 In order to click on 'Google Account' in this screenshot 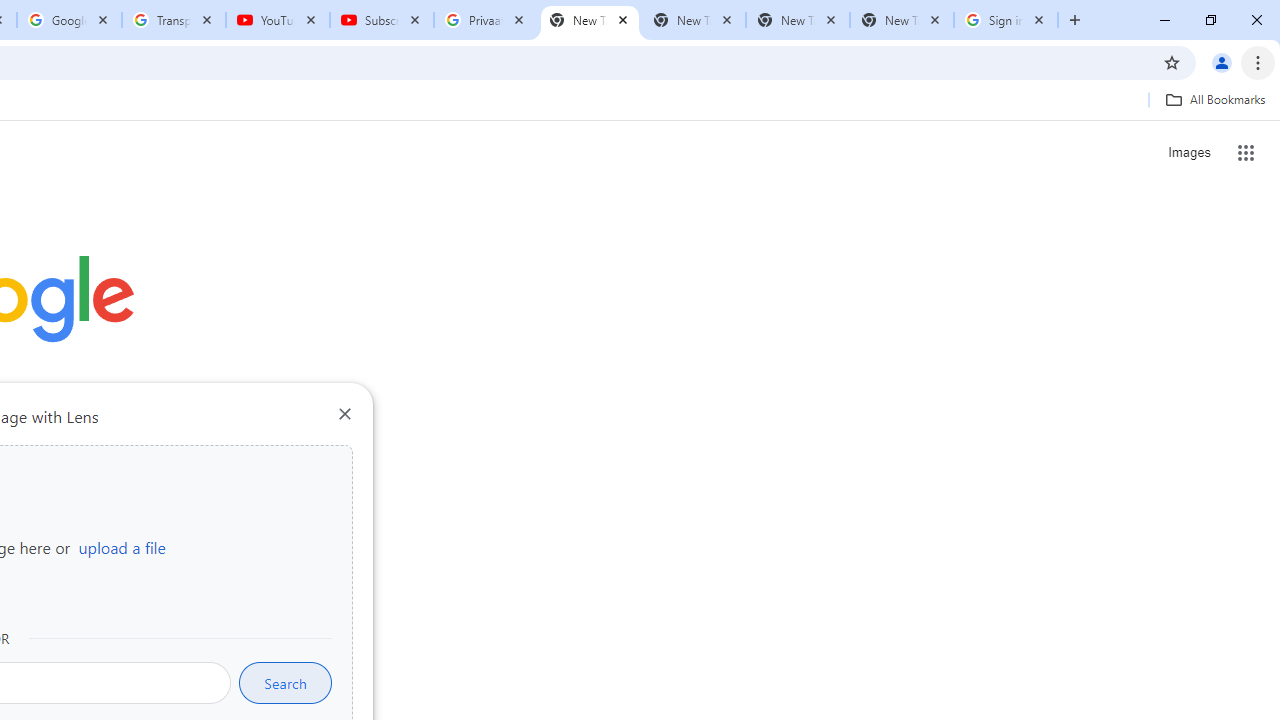, I will do `click(69, 20)`.